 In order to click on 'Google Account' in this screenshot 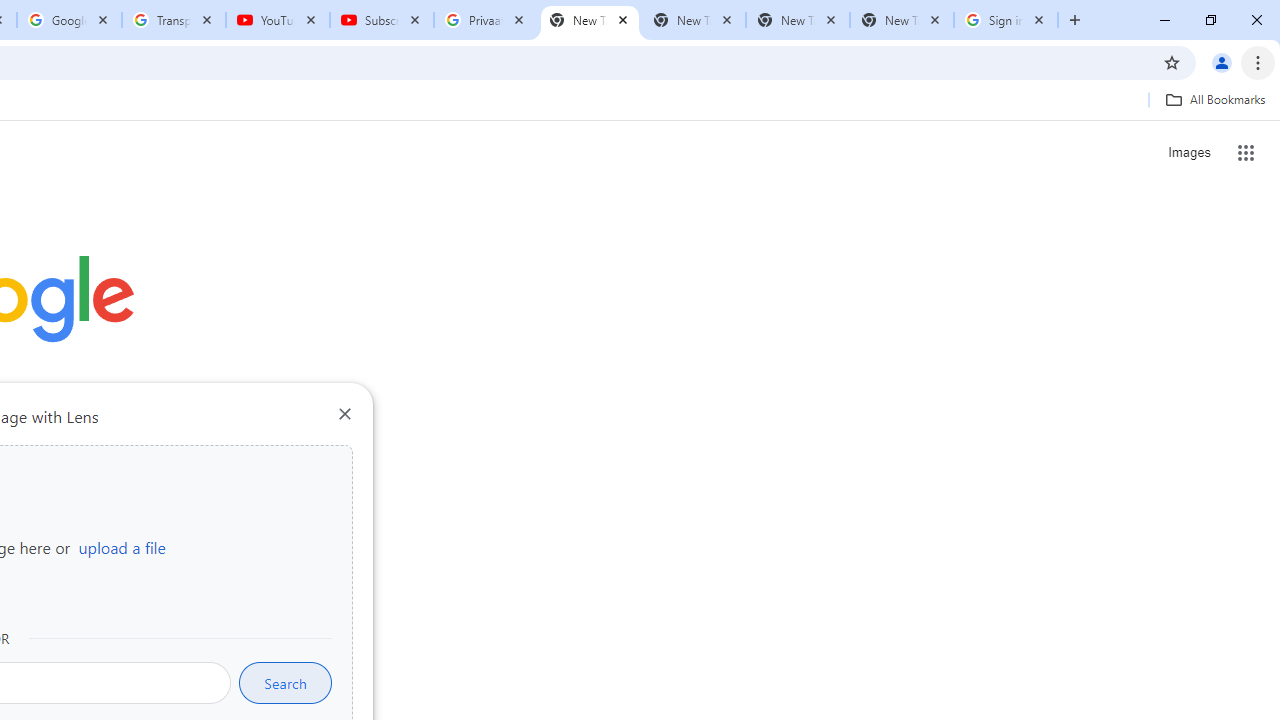, I will do `click(69, 20)`.